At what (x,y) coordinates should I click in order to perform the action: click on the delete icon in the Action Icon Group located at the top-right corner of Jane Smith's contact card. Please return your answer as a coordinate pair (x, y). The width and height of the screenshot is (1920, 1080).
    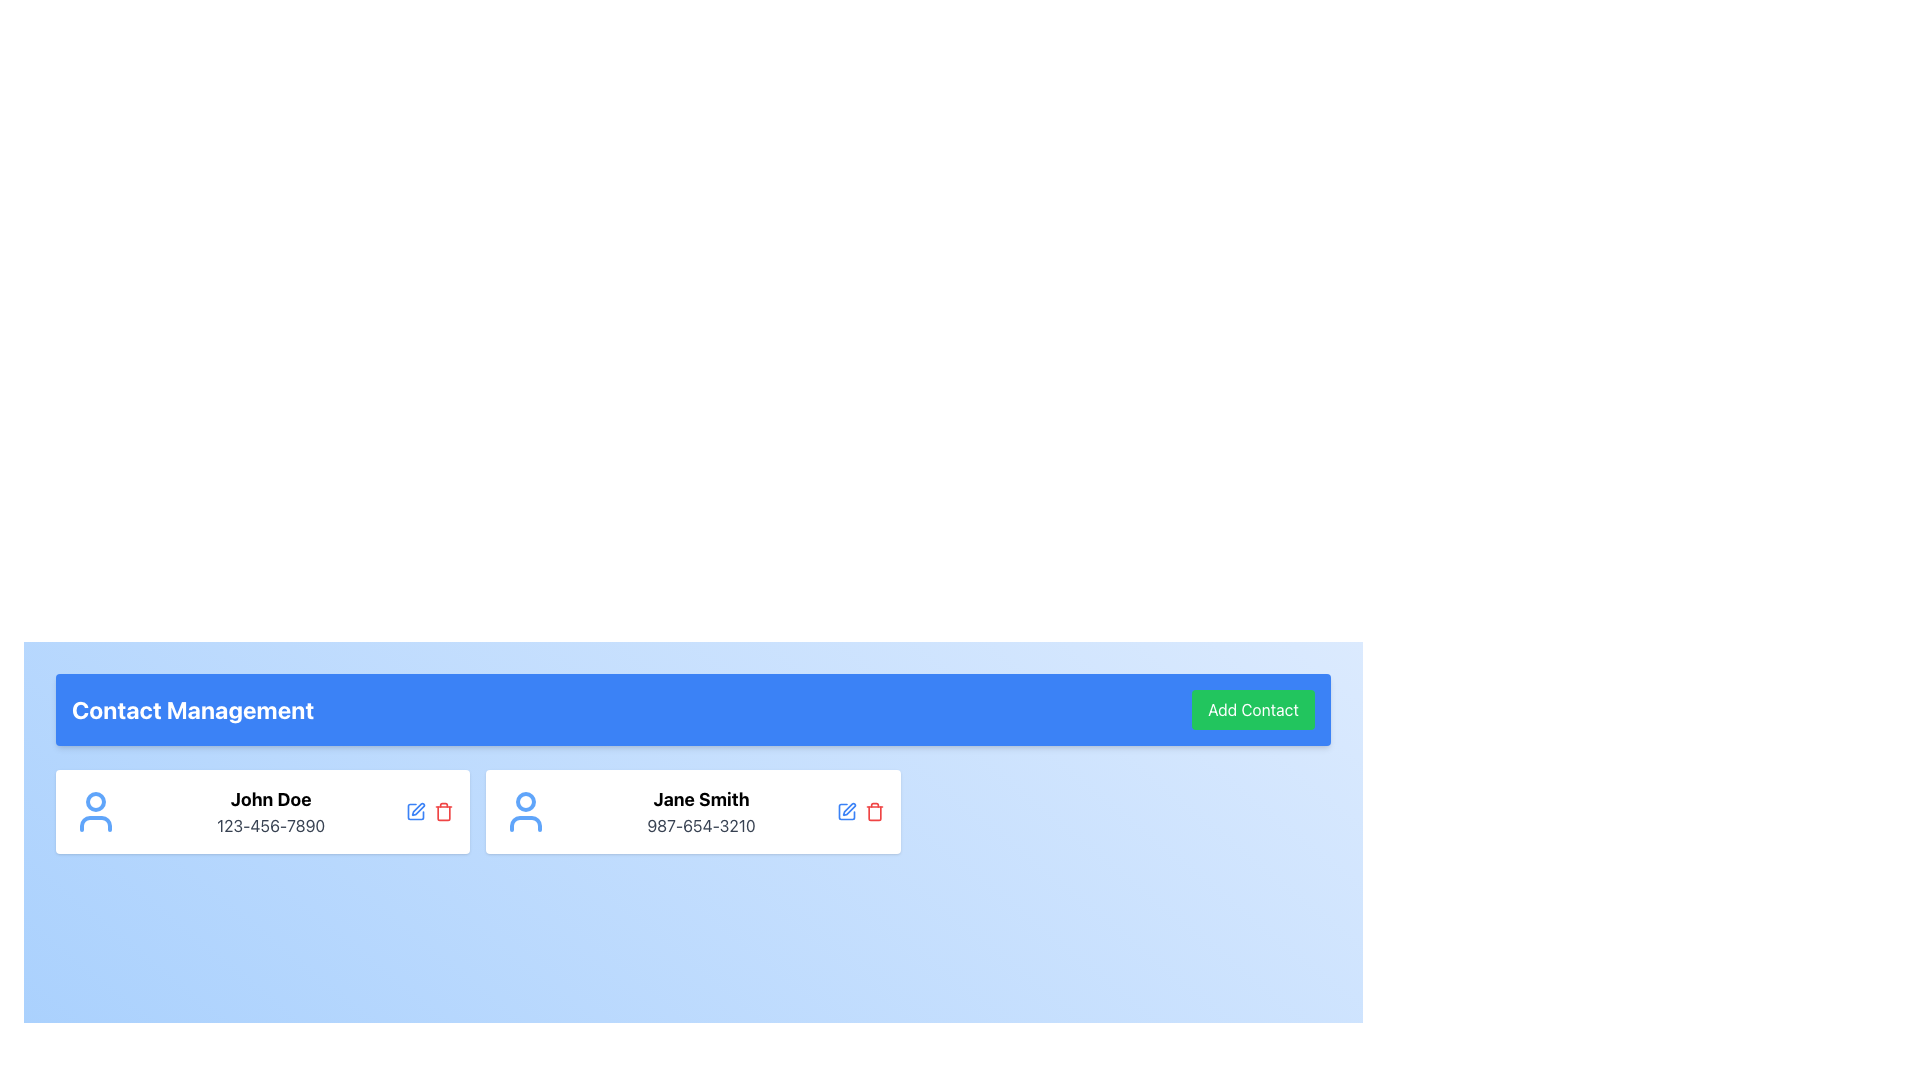
    Looking at the image, I should click on (860, 812).